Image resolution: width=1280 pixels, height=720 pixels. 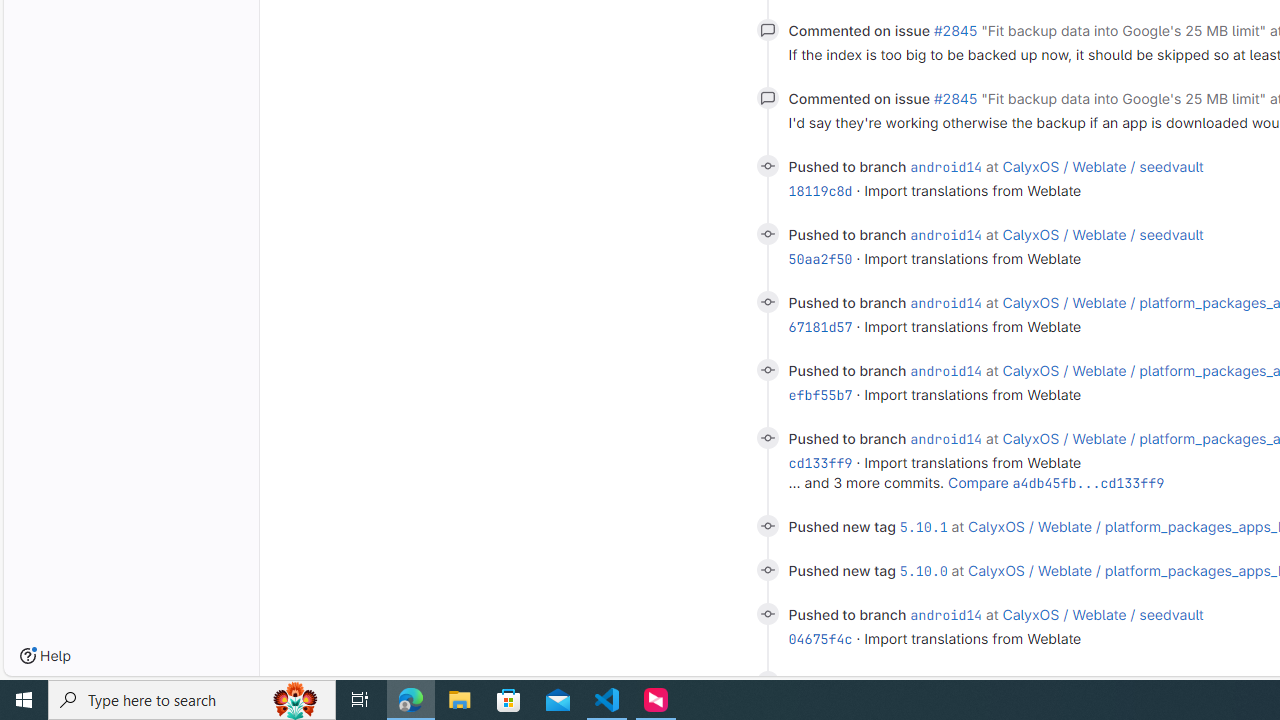 What do you see at coordinates (1055, 482) in the screenshot?
I see `'Compare a4db45fb...cd133ff9'` at bounding box center [1055, 482].